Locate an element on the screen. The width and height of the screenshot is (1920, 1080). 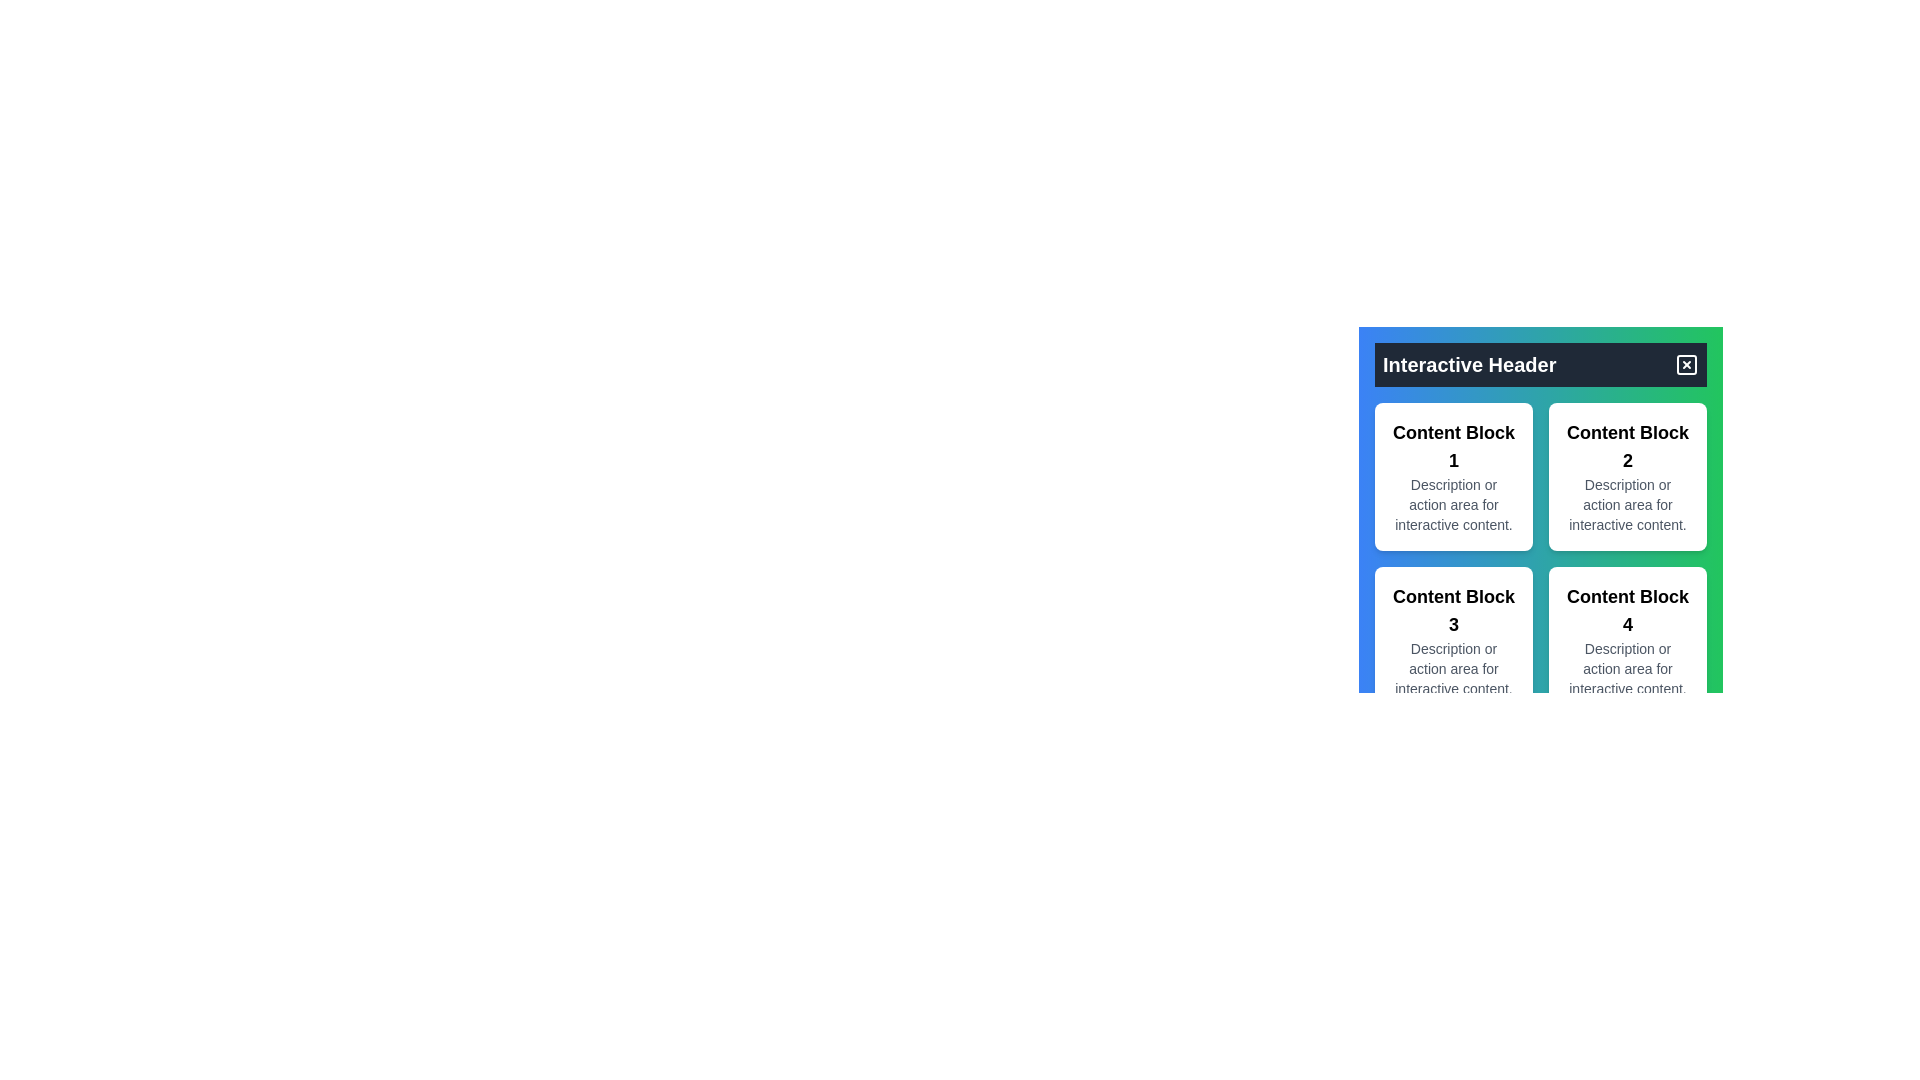
the Non-interactive content block titled 'Content Block 3', which features a white background, black text, and rounded corners is located at coordinates (1454, 640).